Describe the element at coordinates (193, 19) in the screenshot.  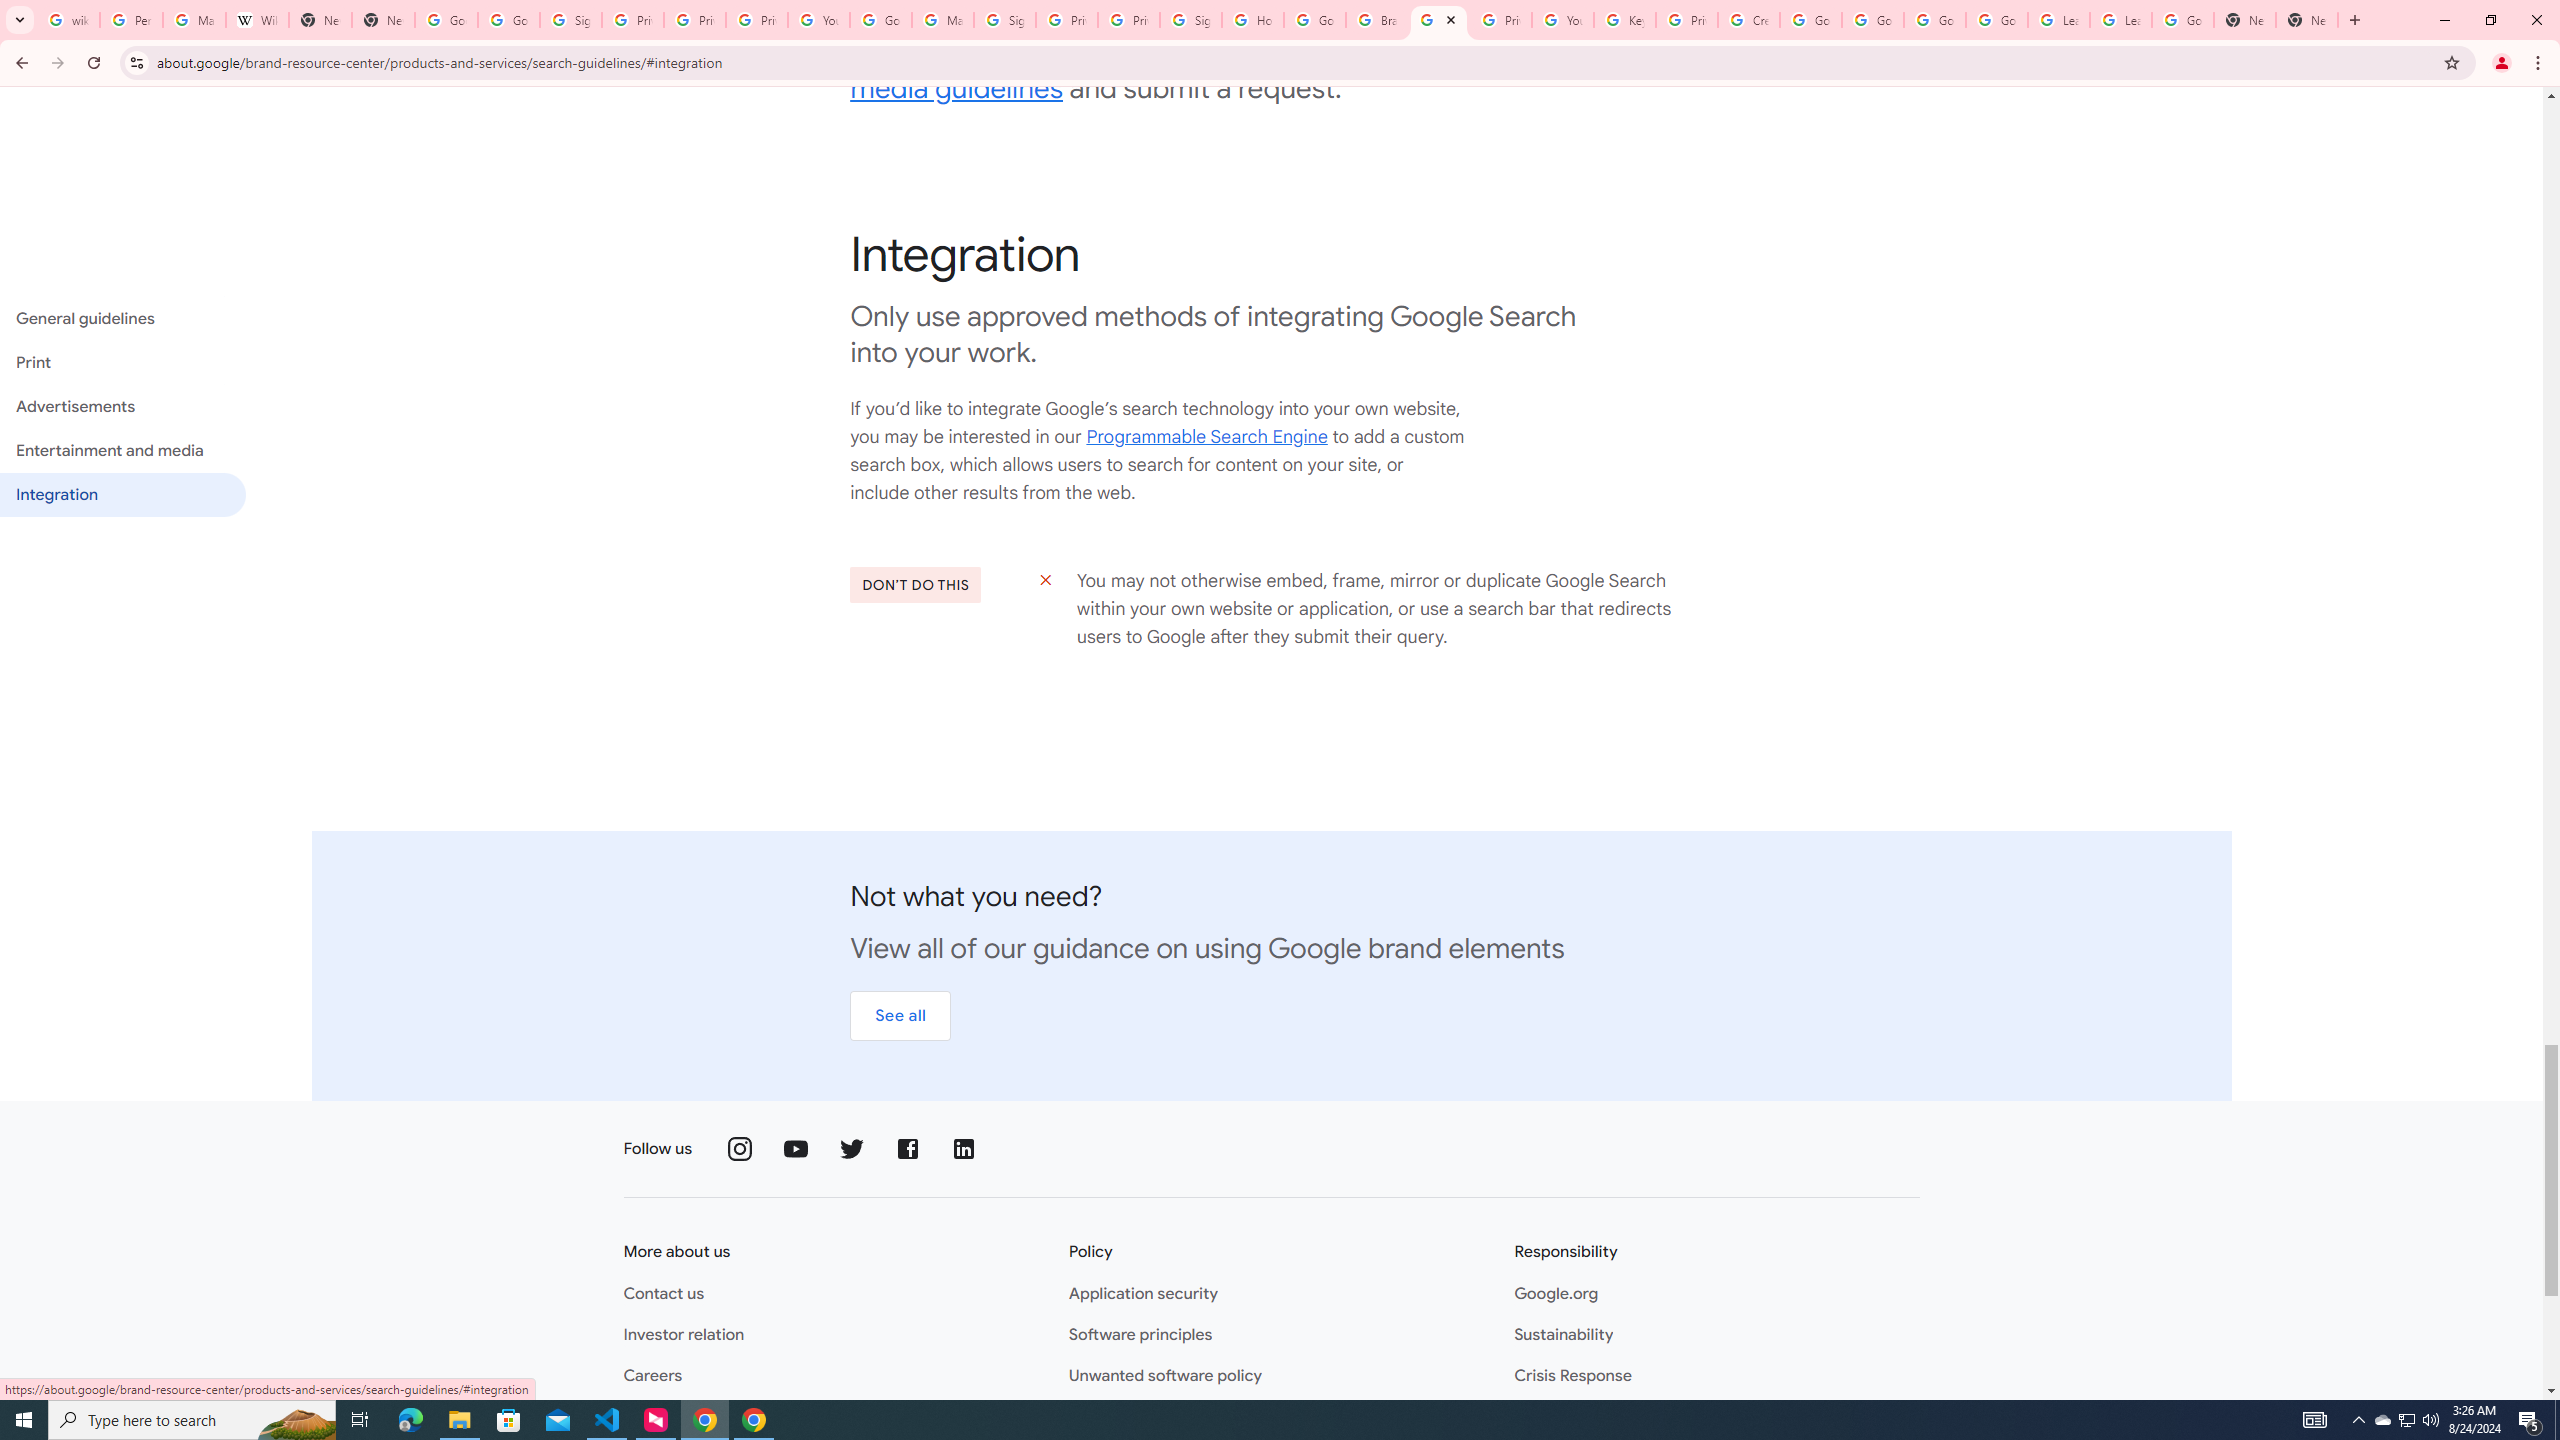
I see `'Manage your Location History - Google Search Help'` at that location.